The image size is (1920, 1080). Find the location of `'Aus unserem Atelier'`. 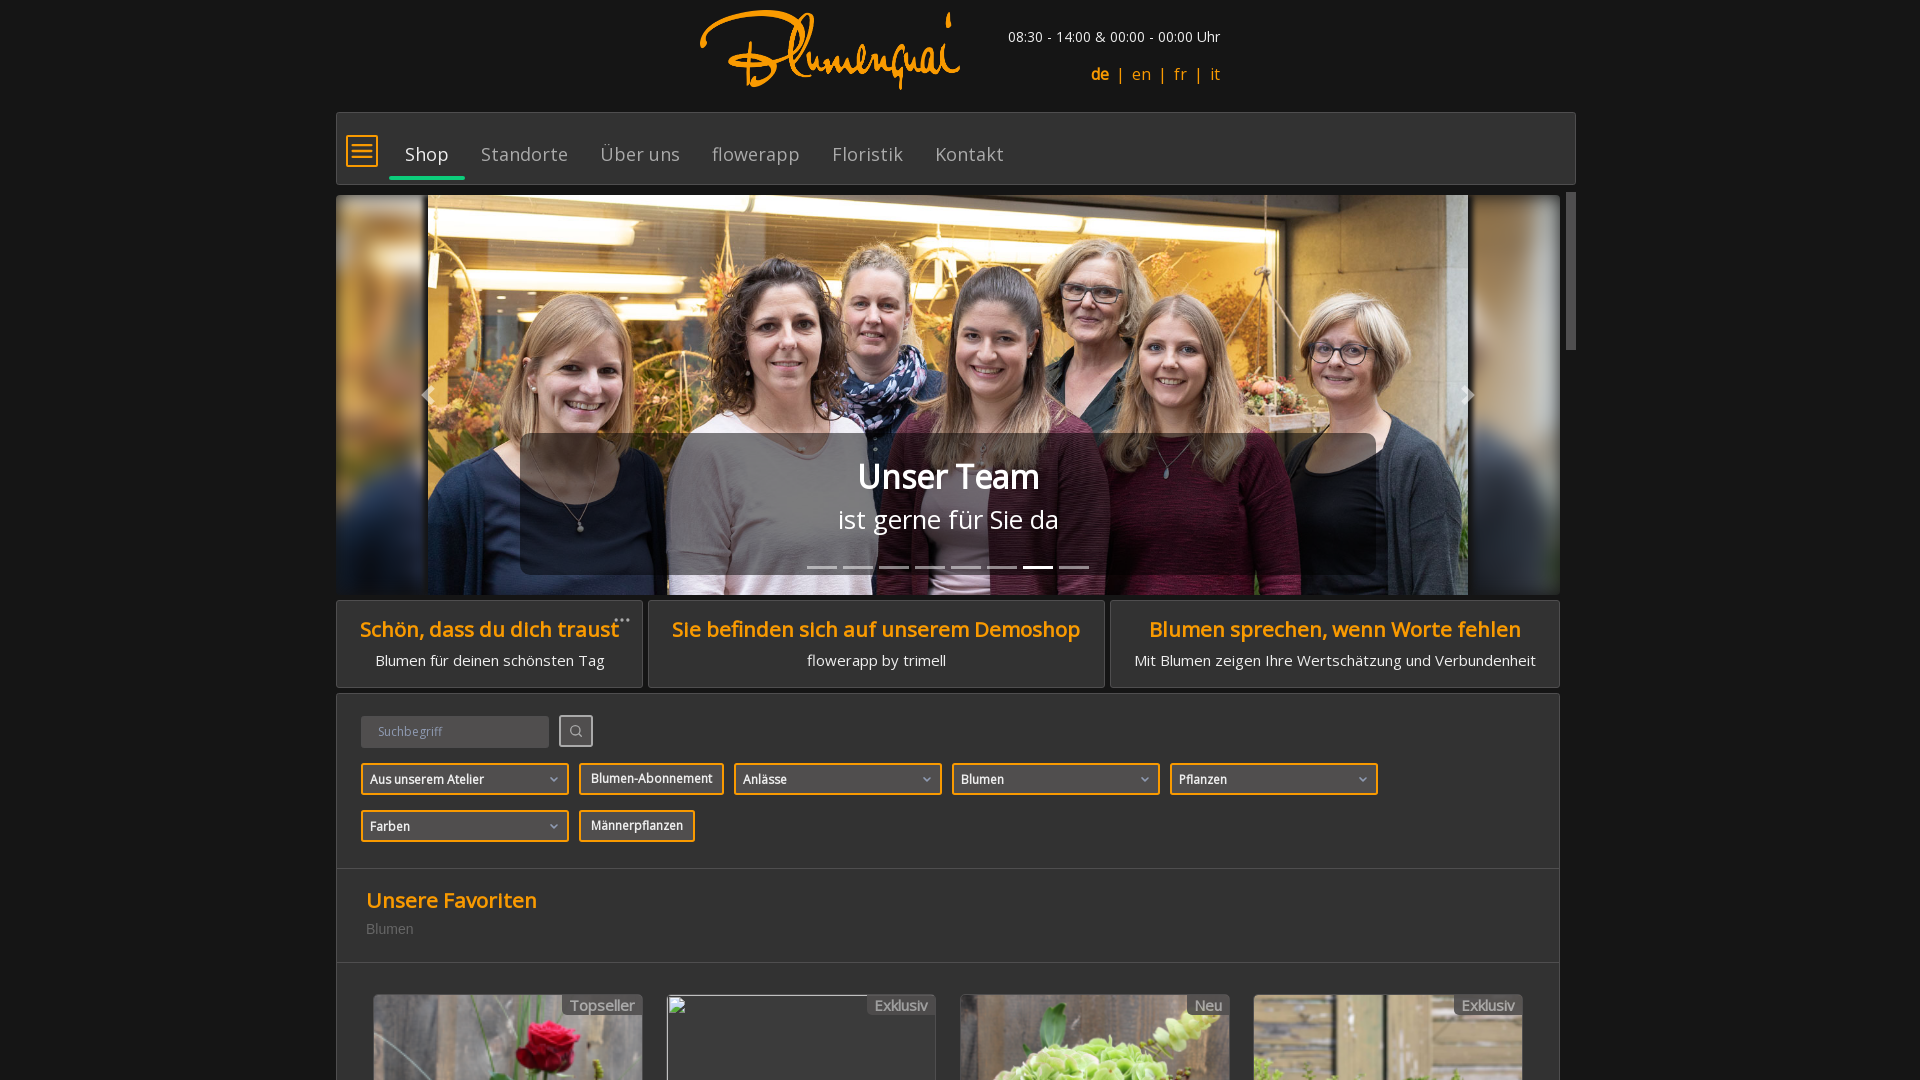

'Aus unserem Atelier' is located at coordinates (464, 778).